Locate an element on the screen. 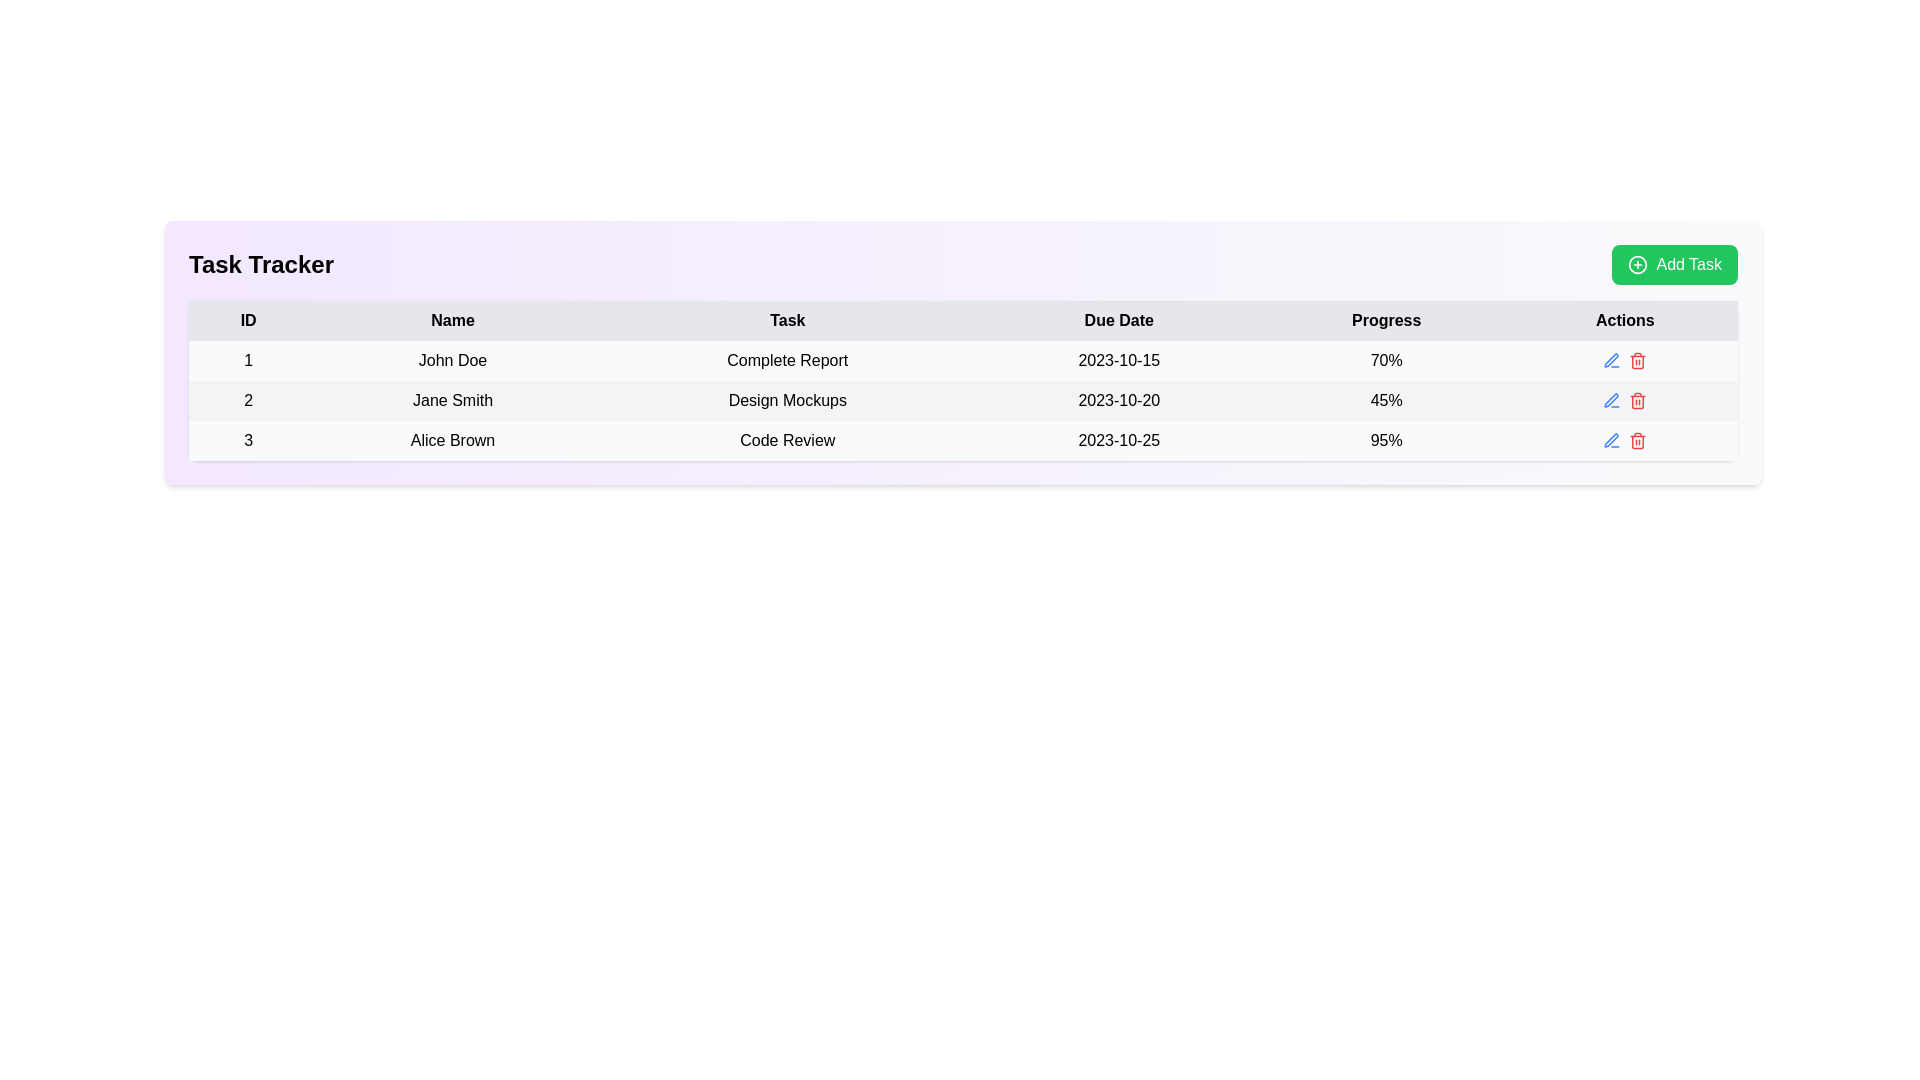  the 'Task' column header text label in the table, which is positioned between the 'Name' and 'Due Date' columns is located at coordinates (786, 319).